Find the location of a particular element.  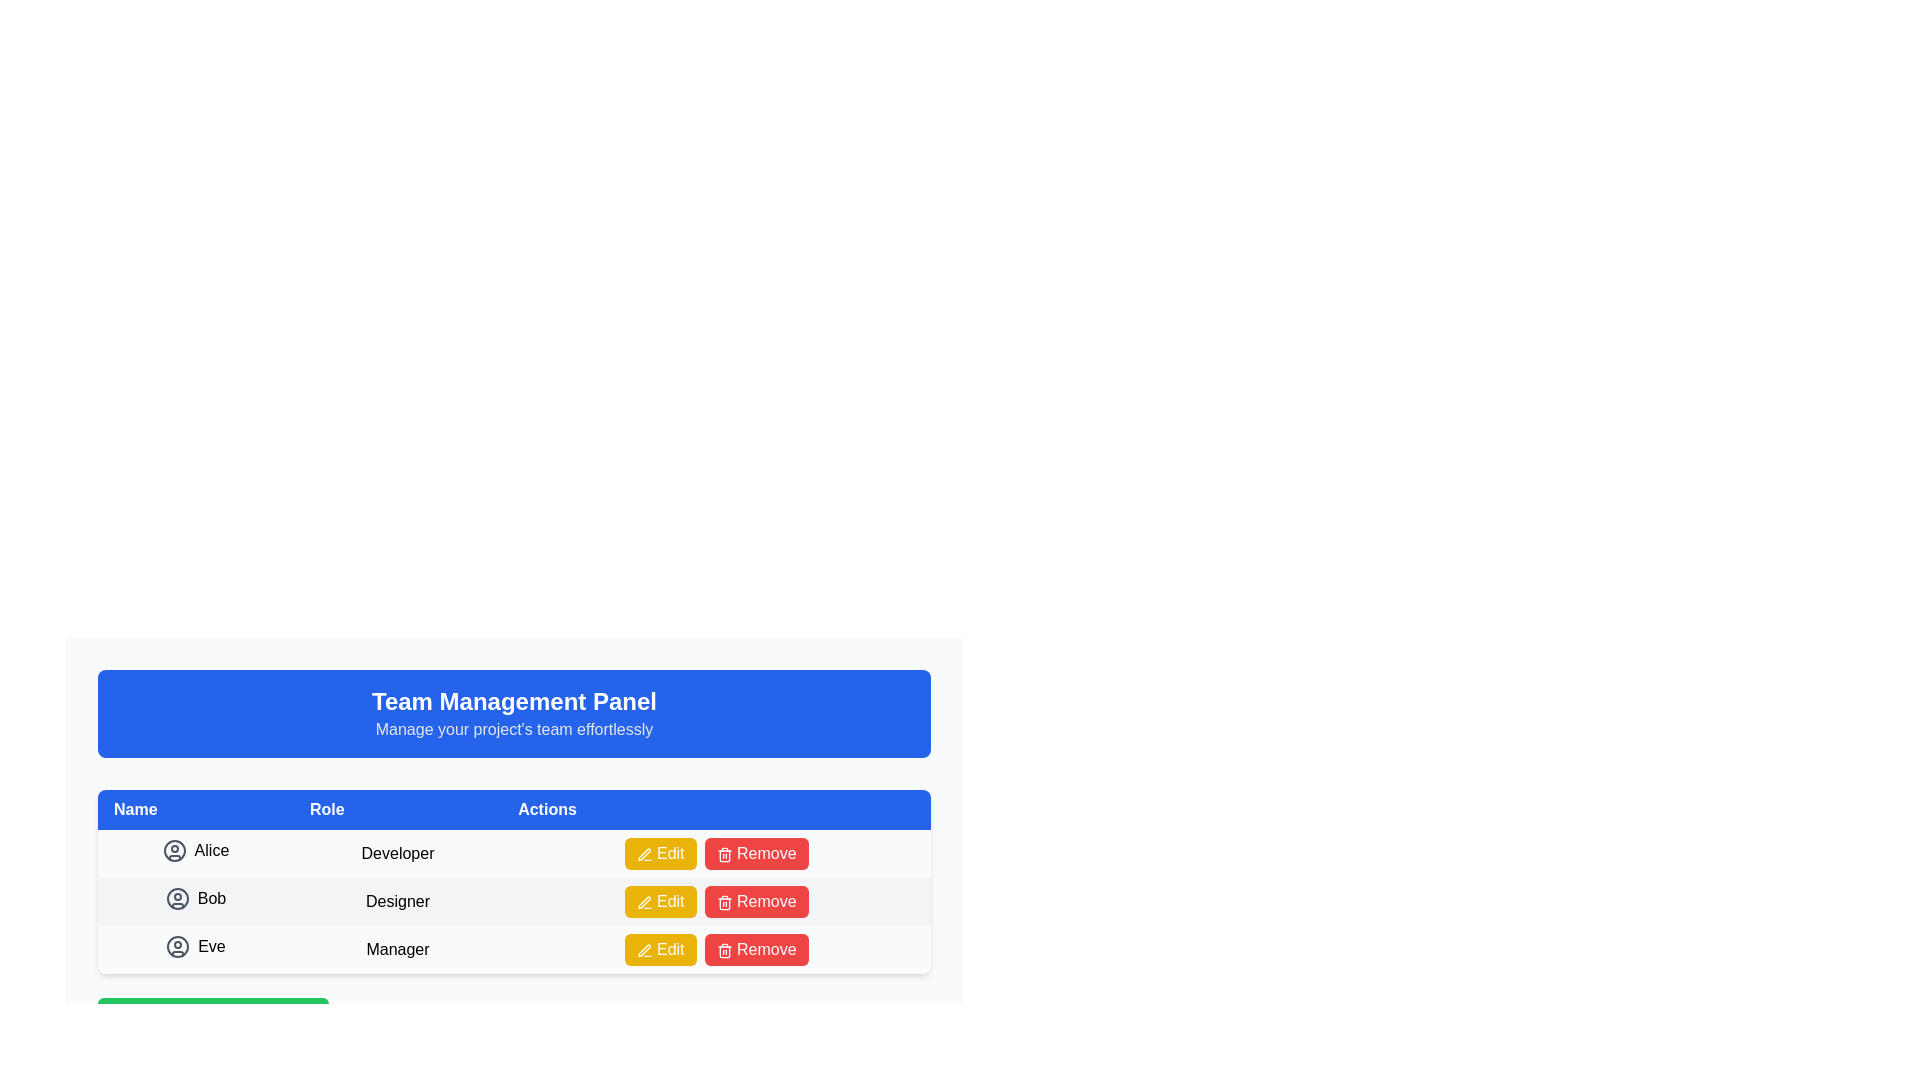

the User Identification Display that shows the name 'Bob' in the second row of the 'Name' column is located at coordinates (196, 897).